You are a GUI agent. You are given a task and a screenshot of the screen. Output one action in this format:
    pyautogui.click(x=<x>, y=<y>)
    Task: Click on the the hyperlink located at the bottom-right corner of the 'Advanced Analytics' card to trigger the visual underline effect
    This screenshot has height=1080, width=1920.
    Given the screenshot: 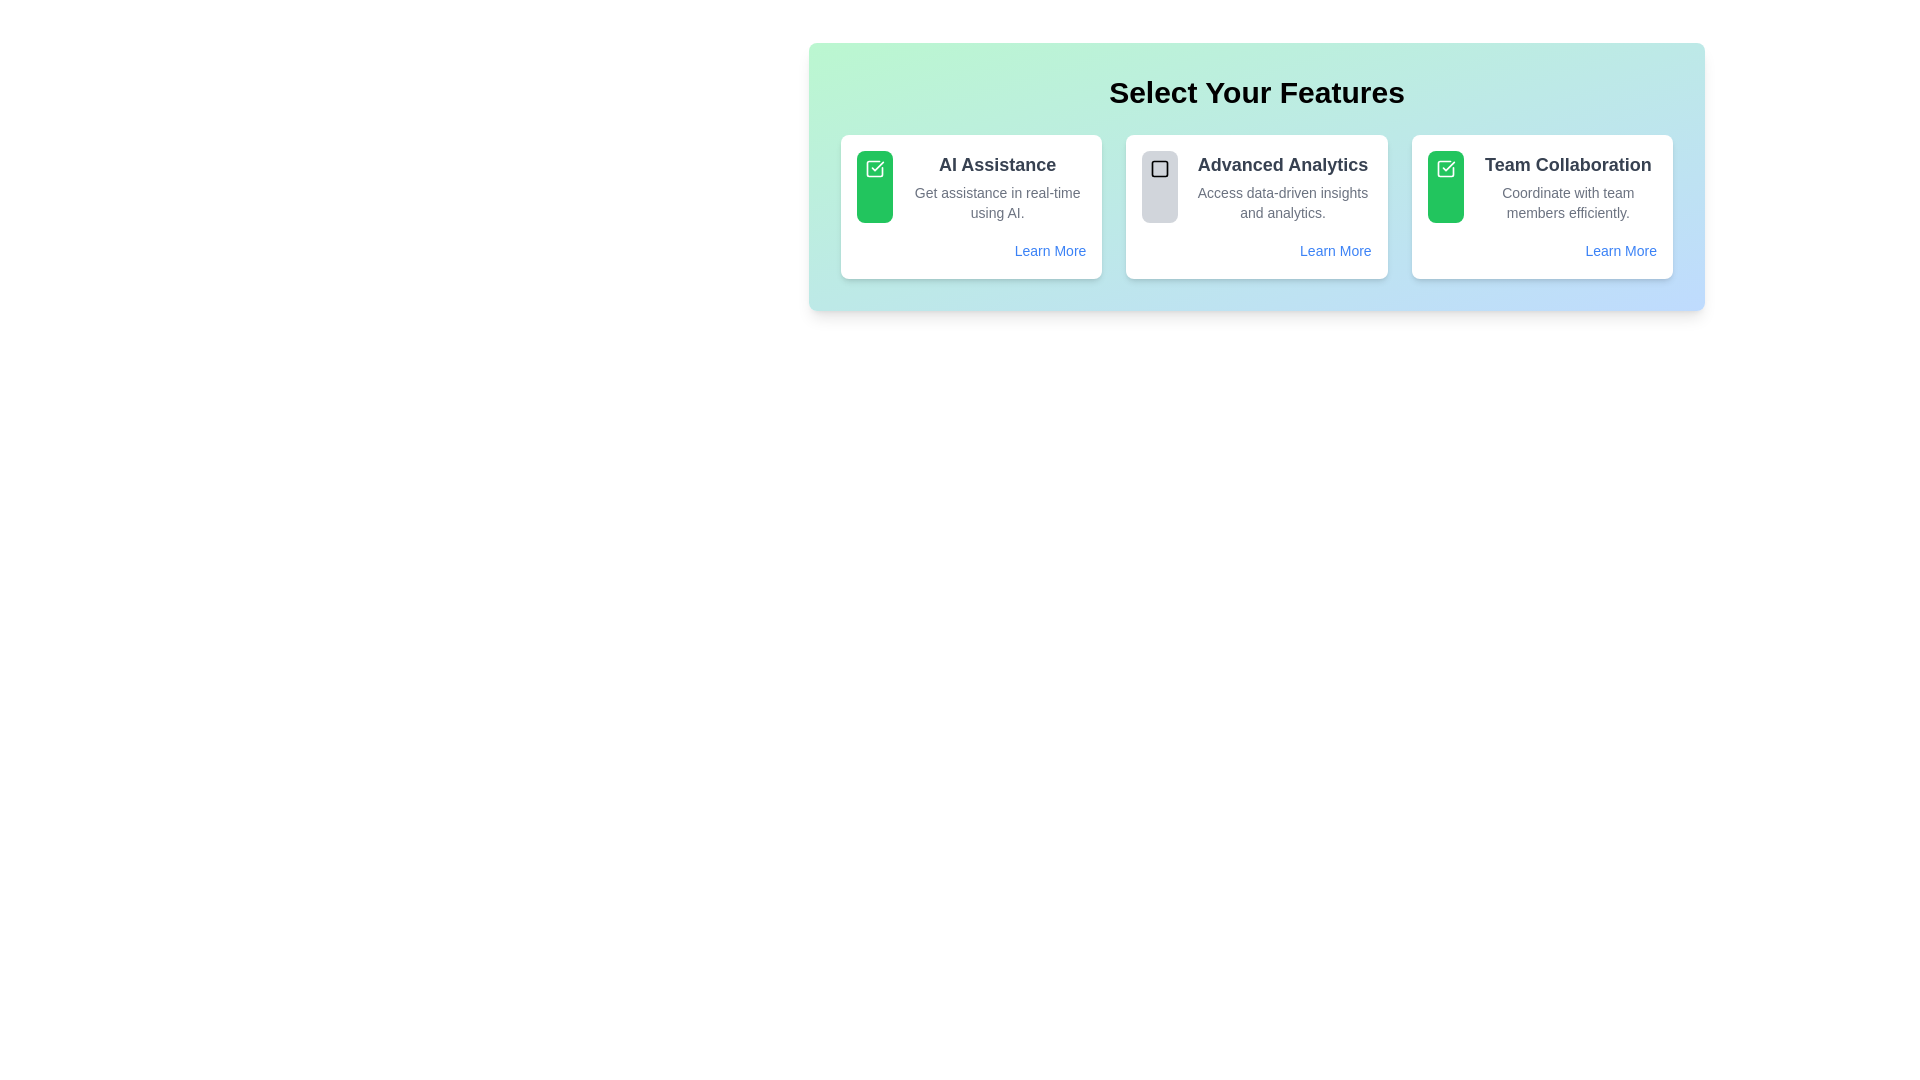 What is the action you would take?
    pyautogui.click(x=1335, y=249)
    